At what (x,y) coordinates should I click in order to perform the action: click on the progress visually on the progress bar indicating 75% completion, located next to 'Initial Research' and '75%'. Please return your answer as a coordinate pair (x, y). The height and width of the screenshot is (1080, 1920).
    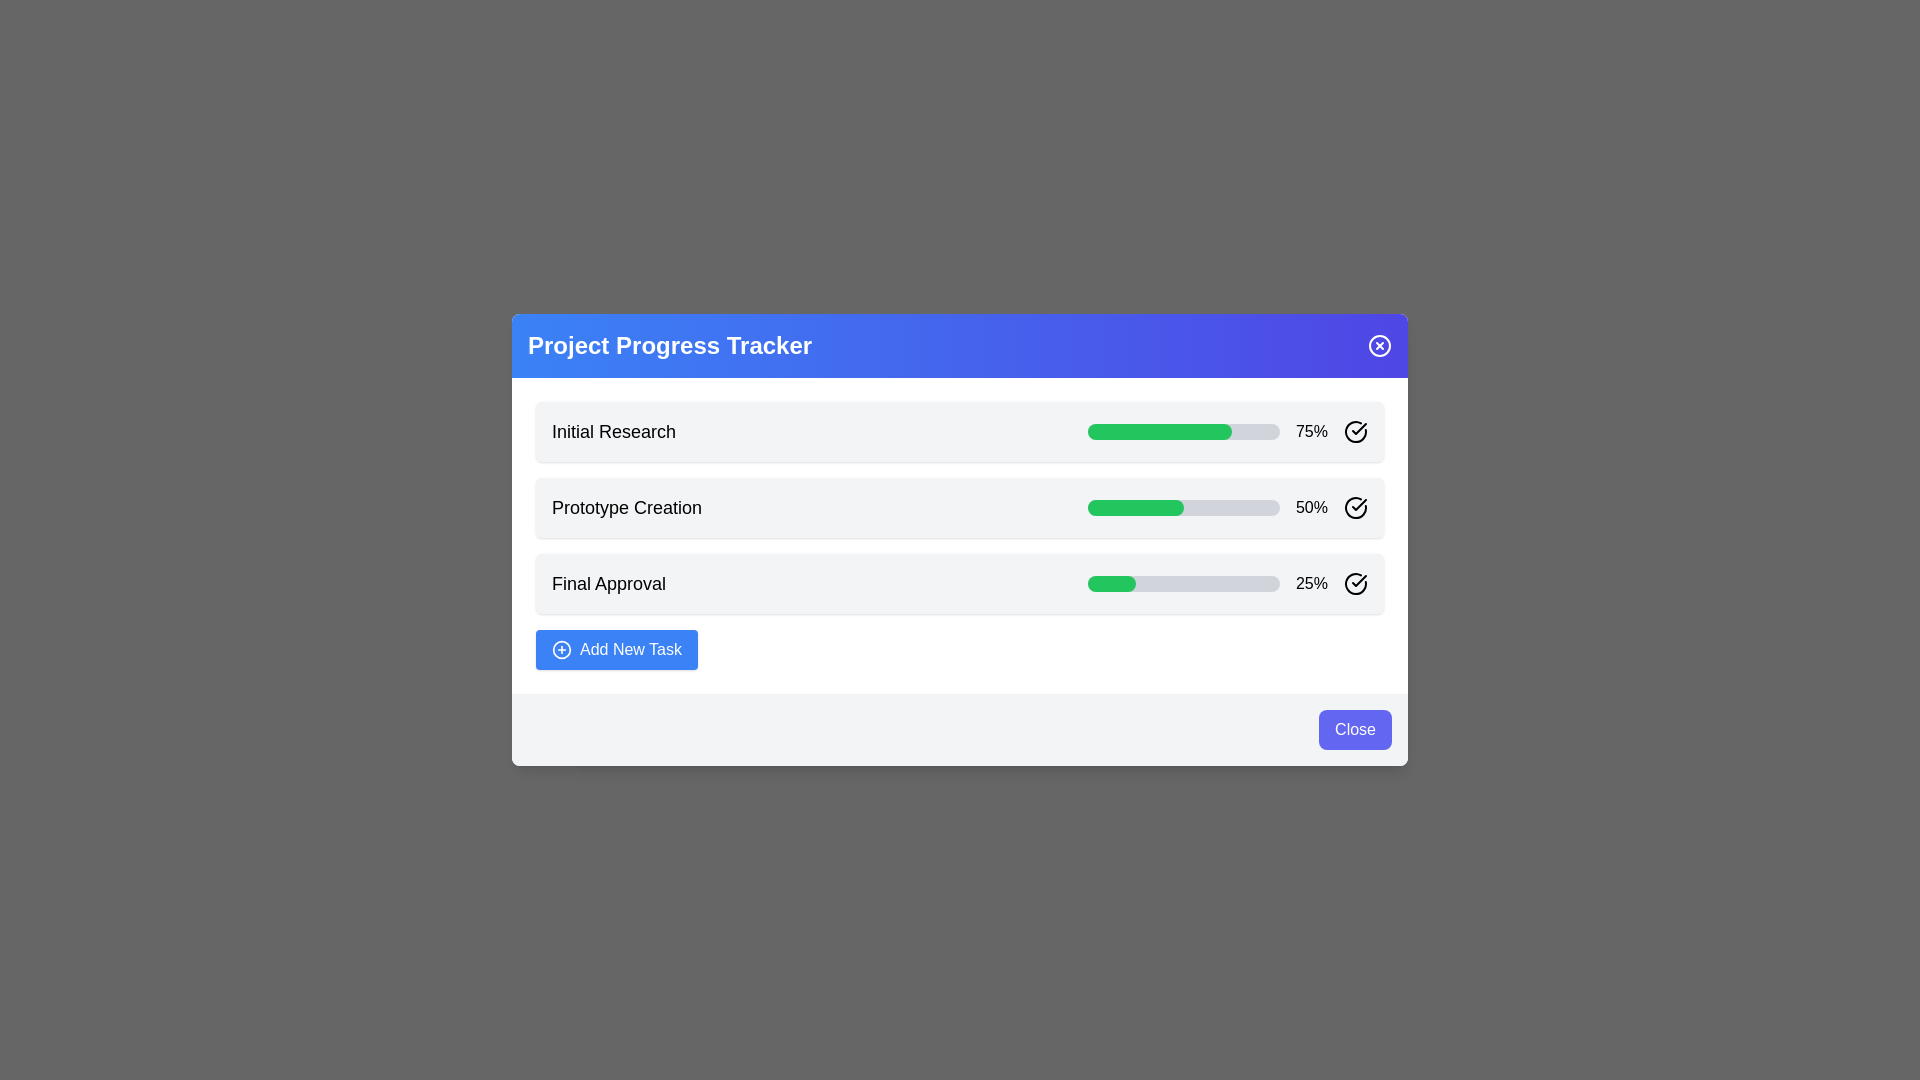
    Looking at the image, I should click on (1184, 431).